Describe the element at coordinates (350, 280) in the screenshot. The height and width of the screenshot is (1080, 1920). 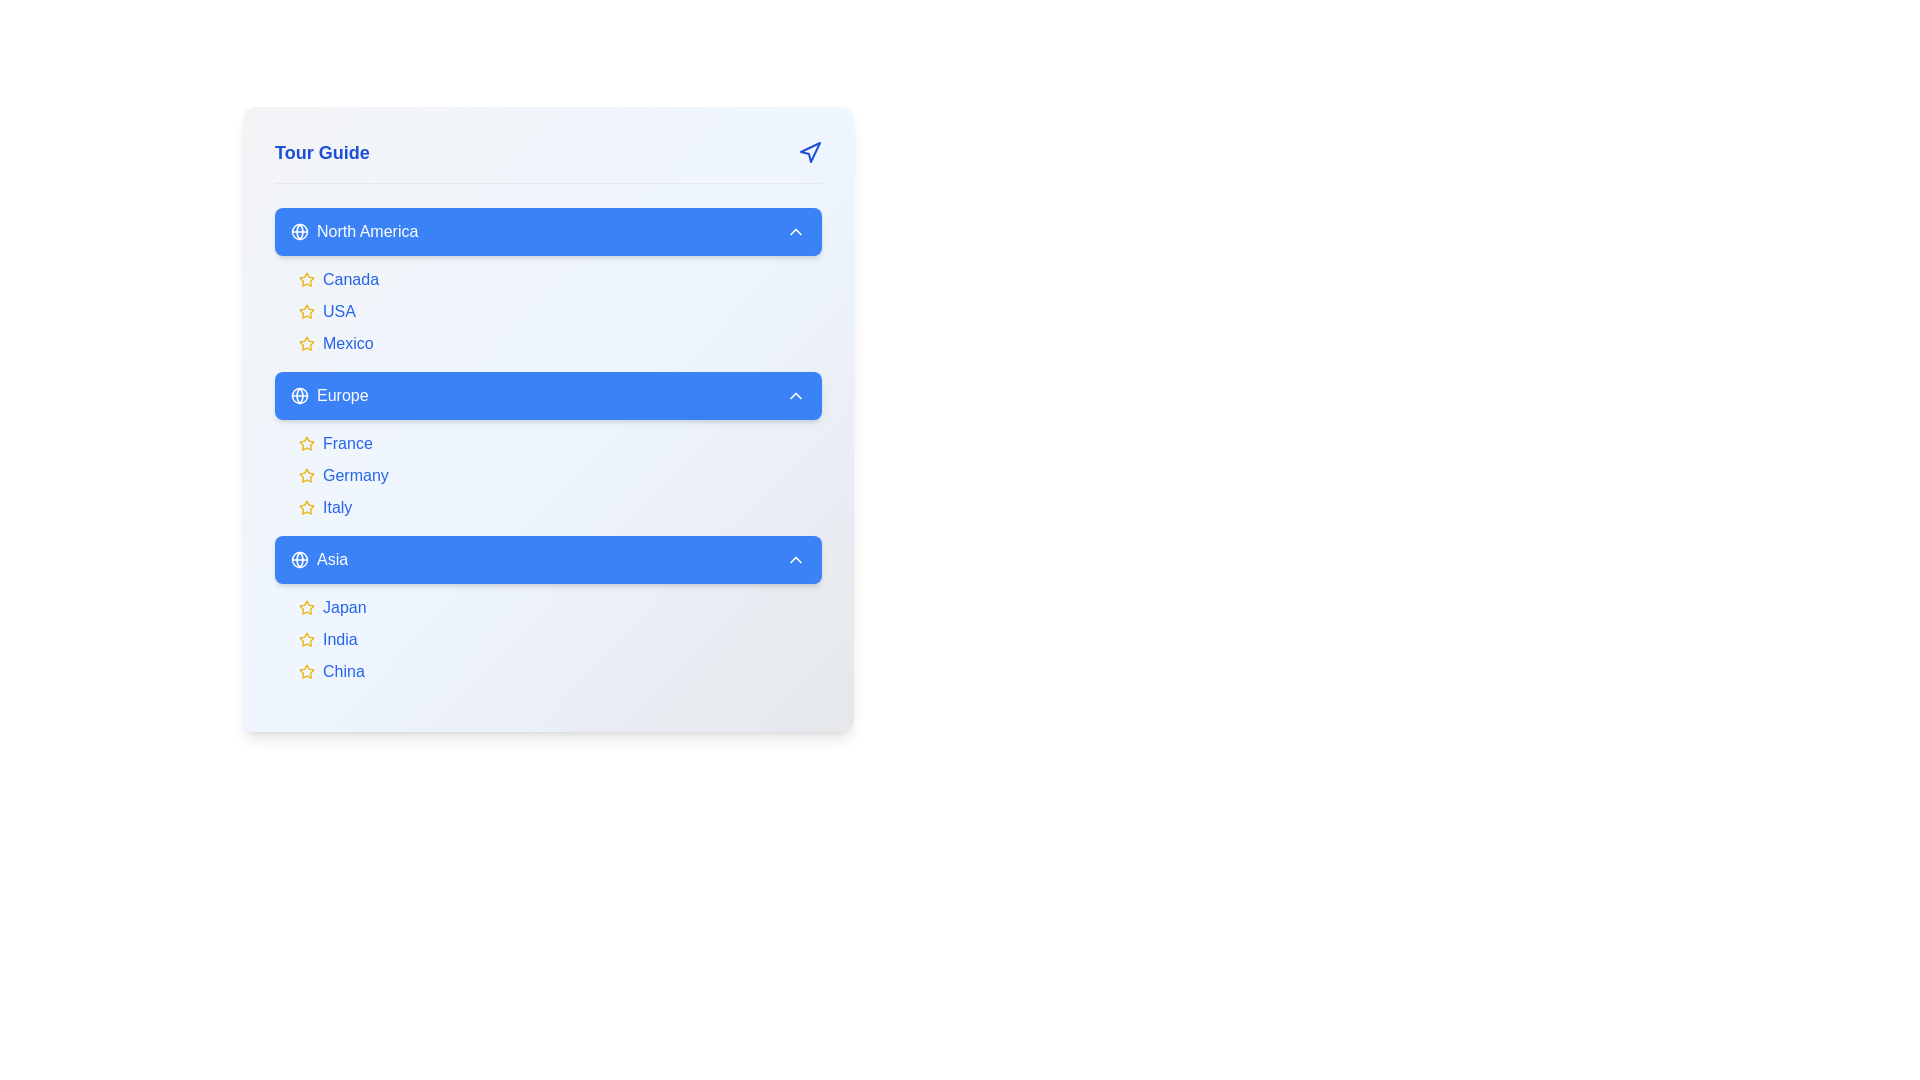
I see `the 'Canada' hyperlink, which is styled with blue text and an underline, positioned to the right of a yellow star icon and above 'USA' in the North America list` at that location.